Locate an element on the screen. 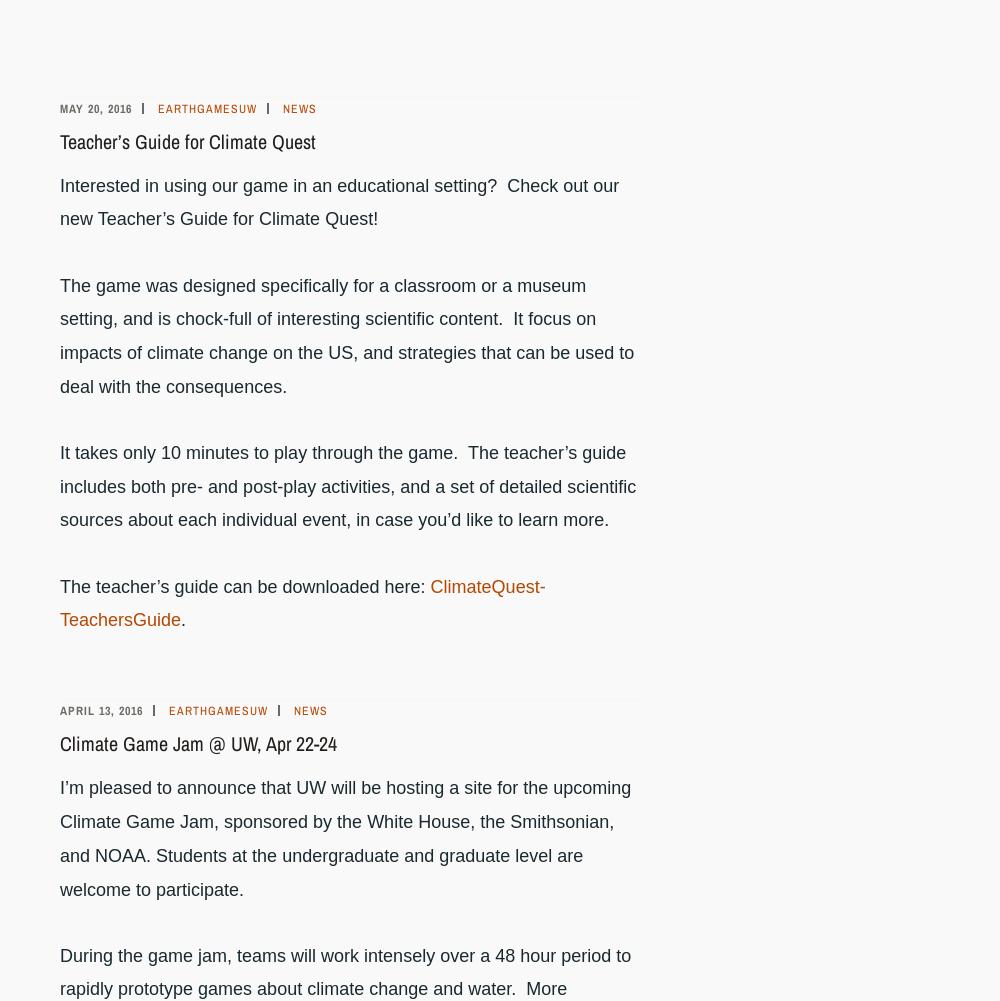 Image resolution: width=1000 pixels, height=1001 pixels. 'May 20, 2016' is located at coordinates (95, 107).